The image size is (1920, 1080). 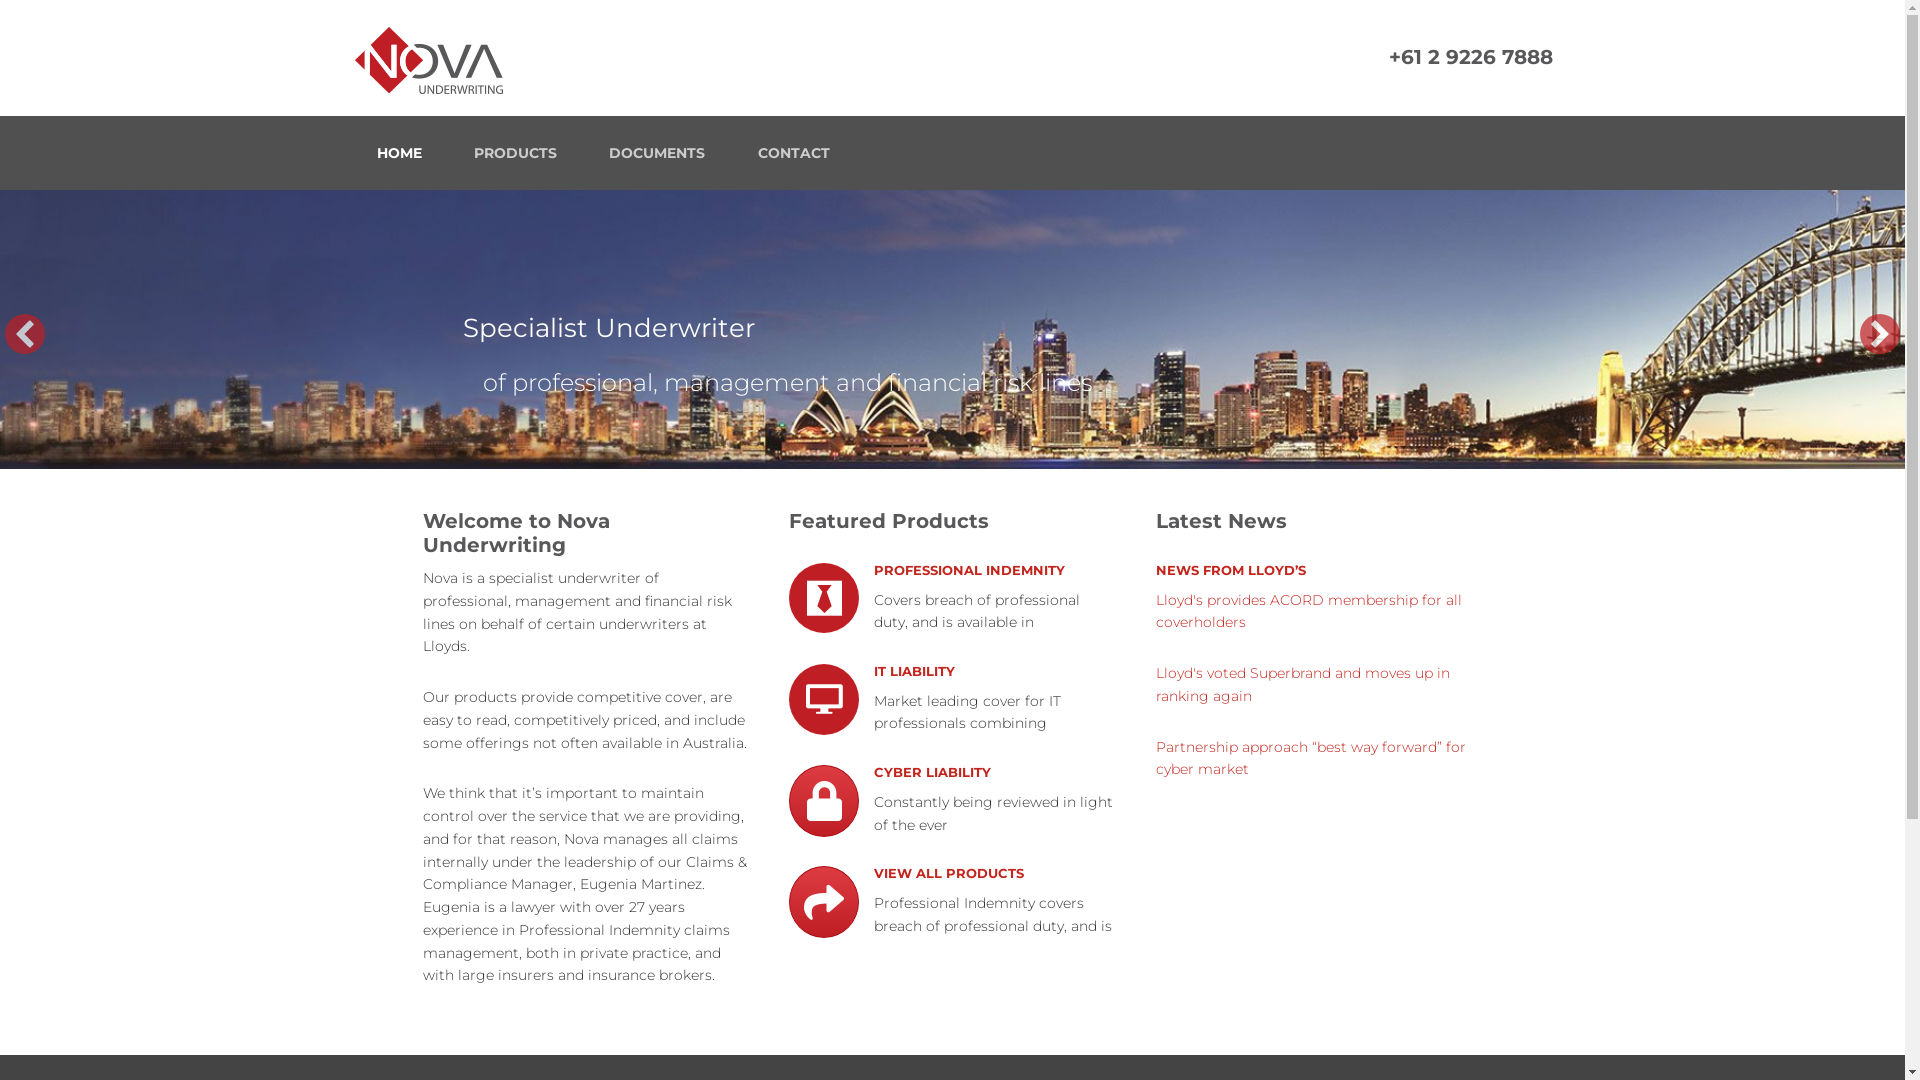 What do you see at coordinates (969, 578) in the screenshot?
I see `'PROFESSIONAL INDEMNITY'` at bounding box center [969, 578].